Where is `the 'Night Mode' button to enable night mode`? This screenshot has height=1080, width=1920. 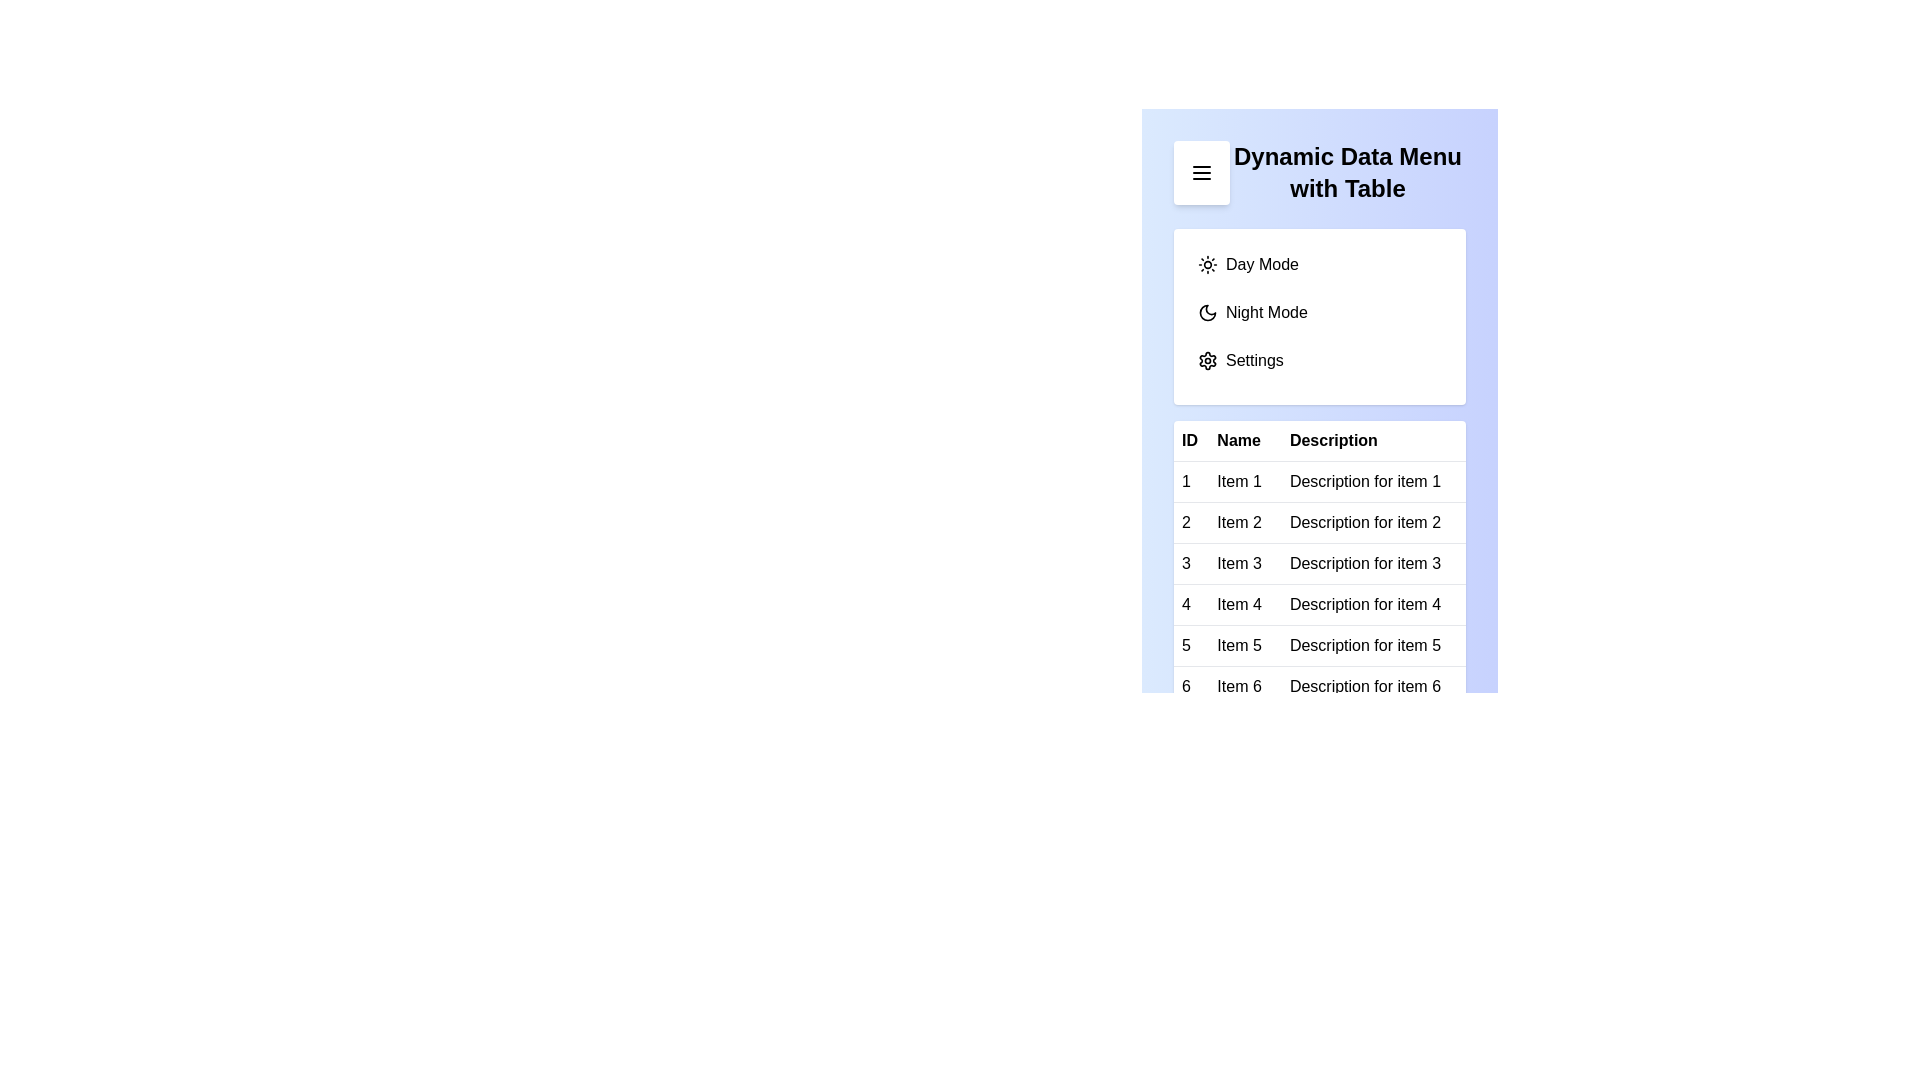
the 'Night Mode' button to enable night mode is located at coordinates (1320, 312).